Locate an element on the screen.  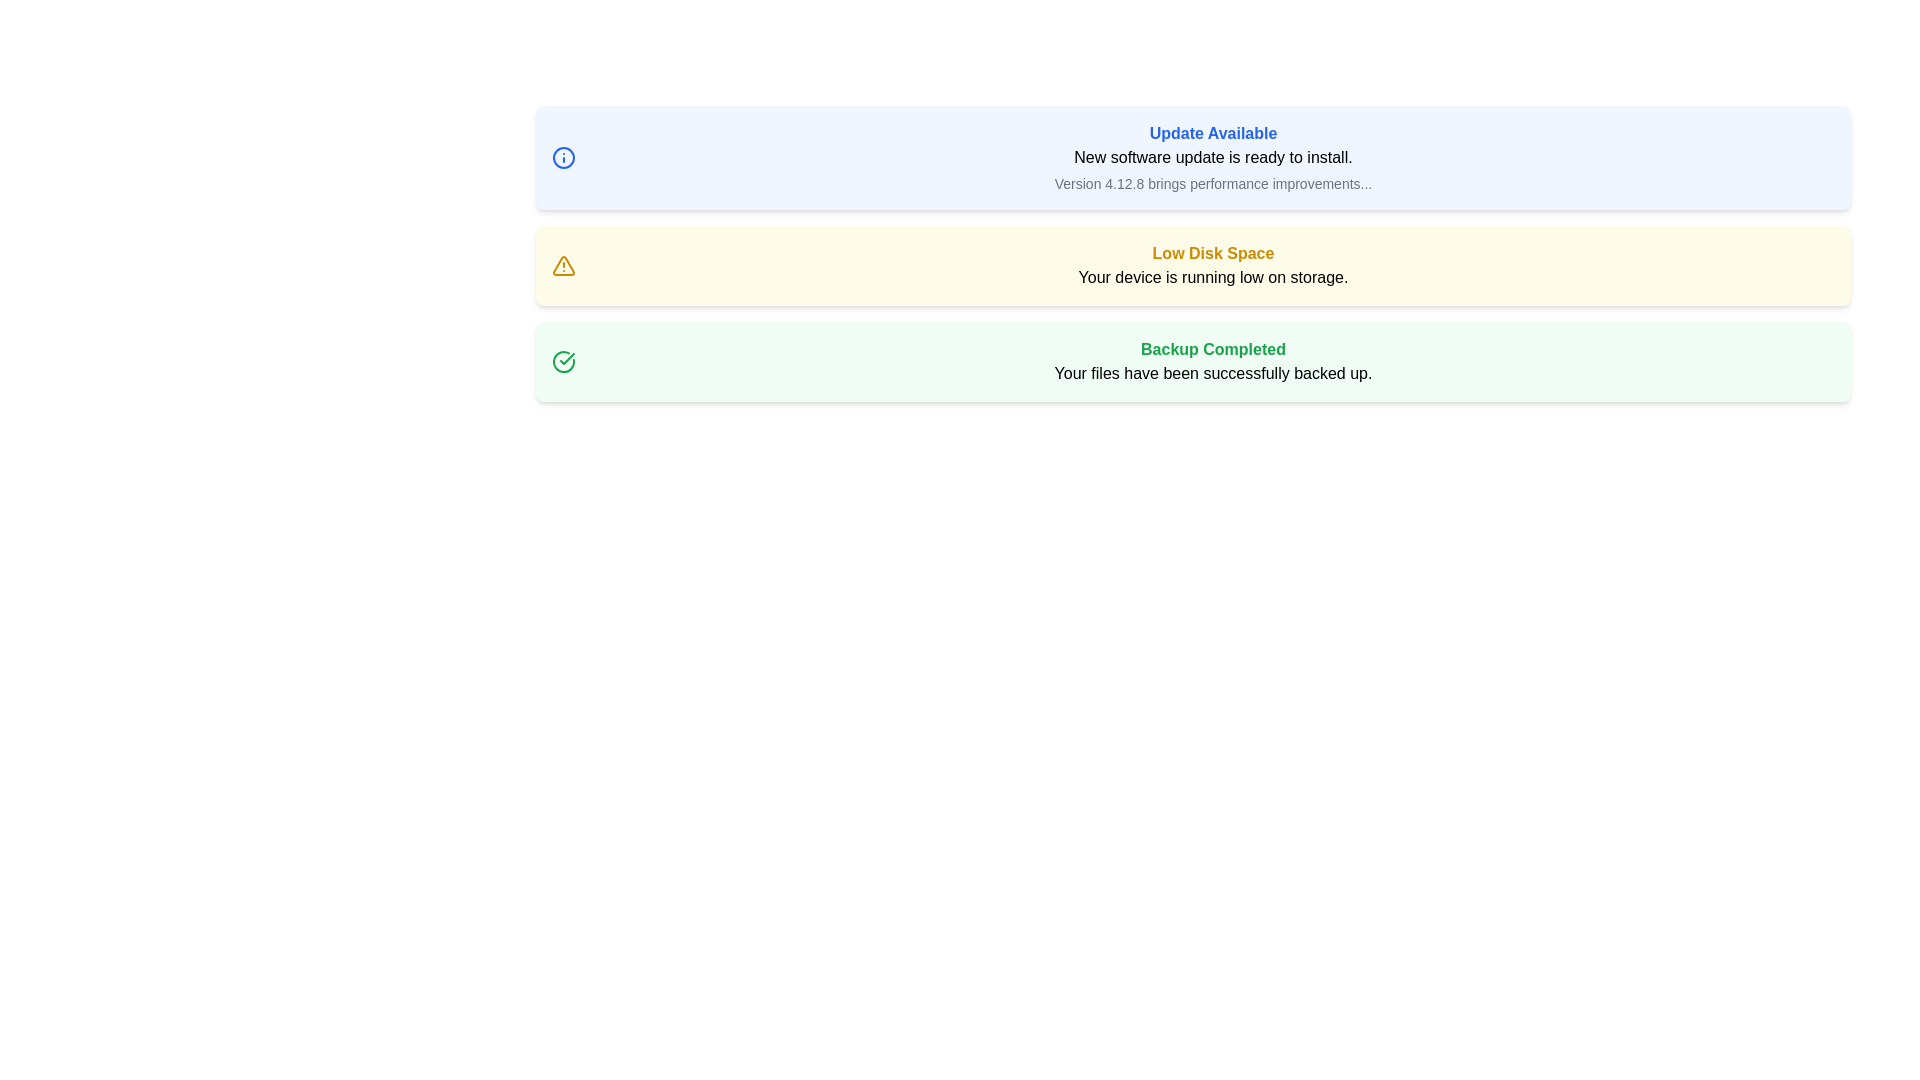
the text element displaying 'Backup Completed' in a bold green font located in the notification panel is located at coordinates (1212, 349).